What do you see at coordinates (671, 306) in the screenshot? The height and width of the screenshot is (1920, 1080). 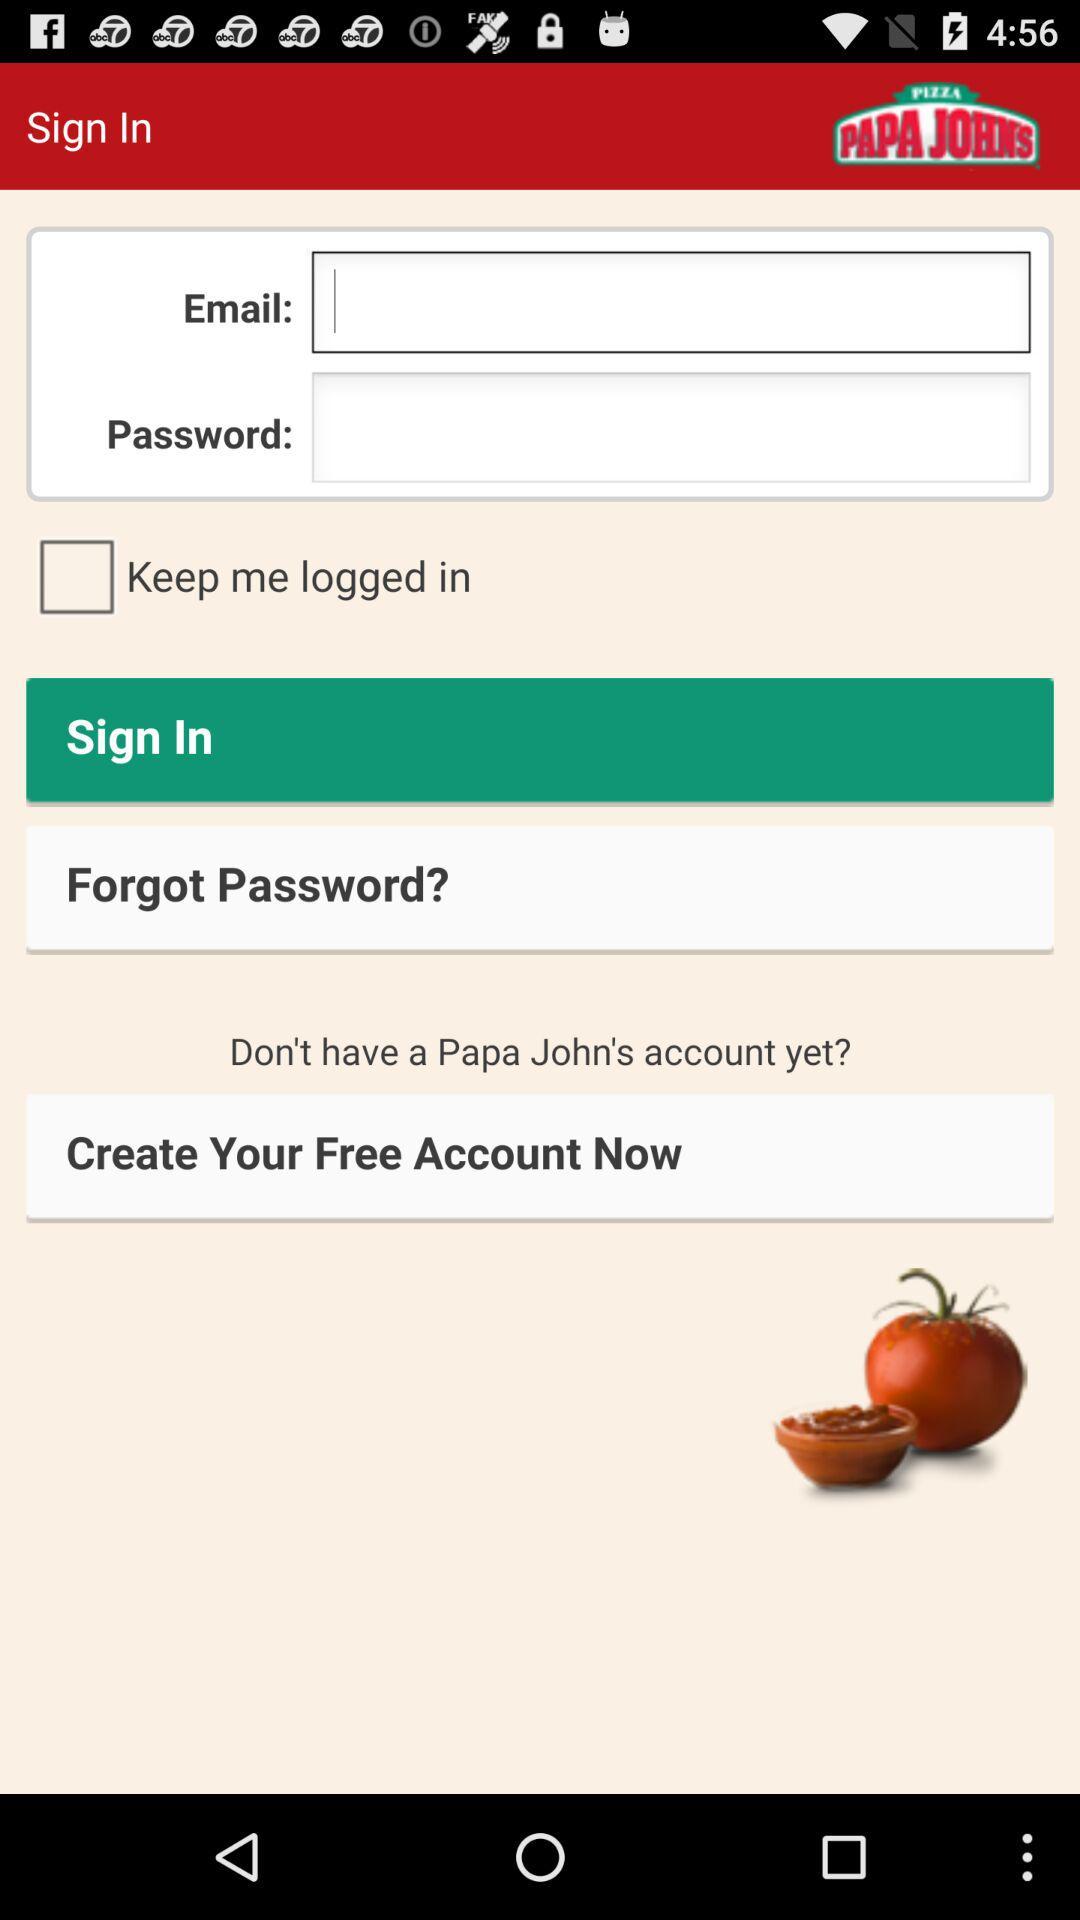 I see `type email` at bounding box center [671, 306].